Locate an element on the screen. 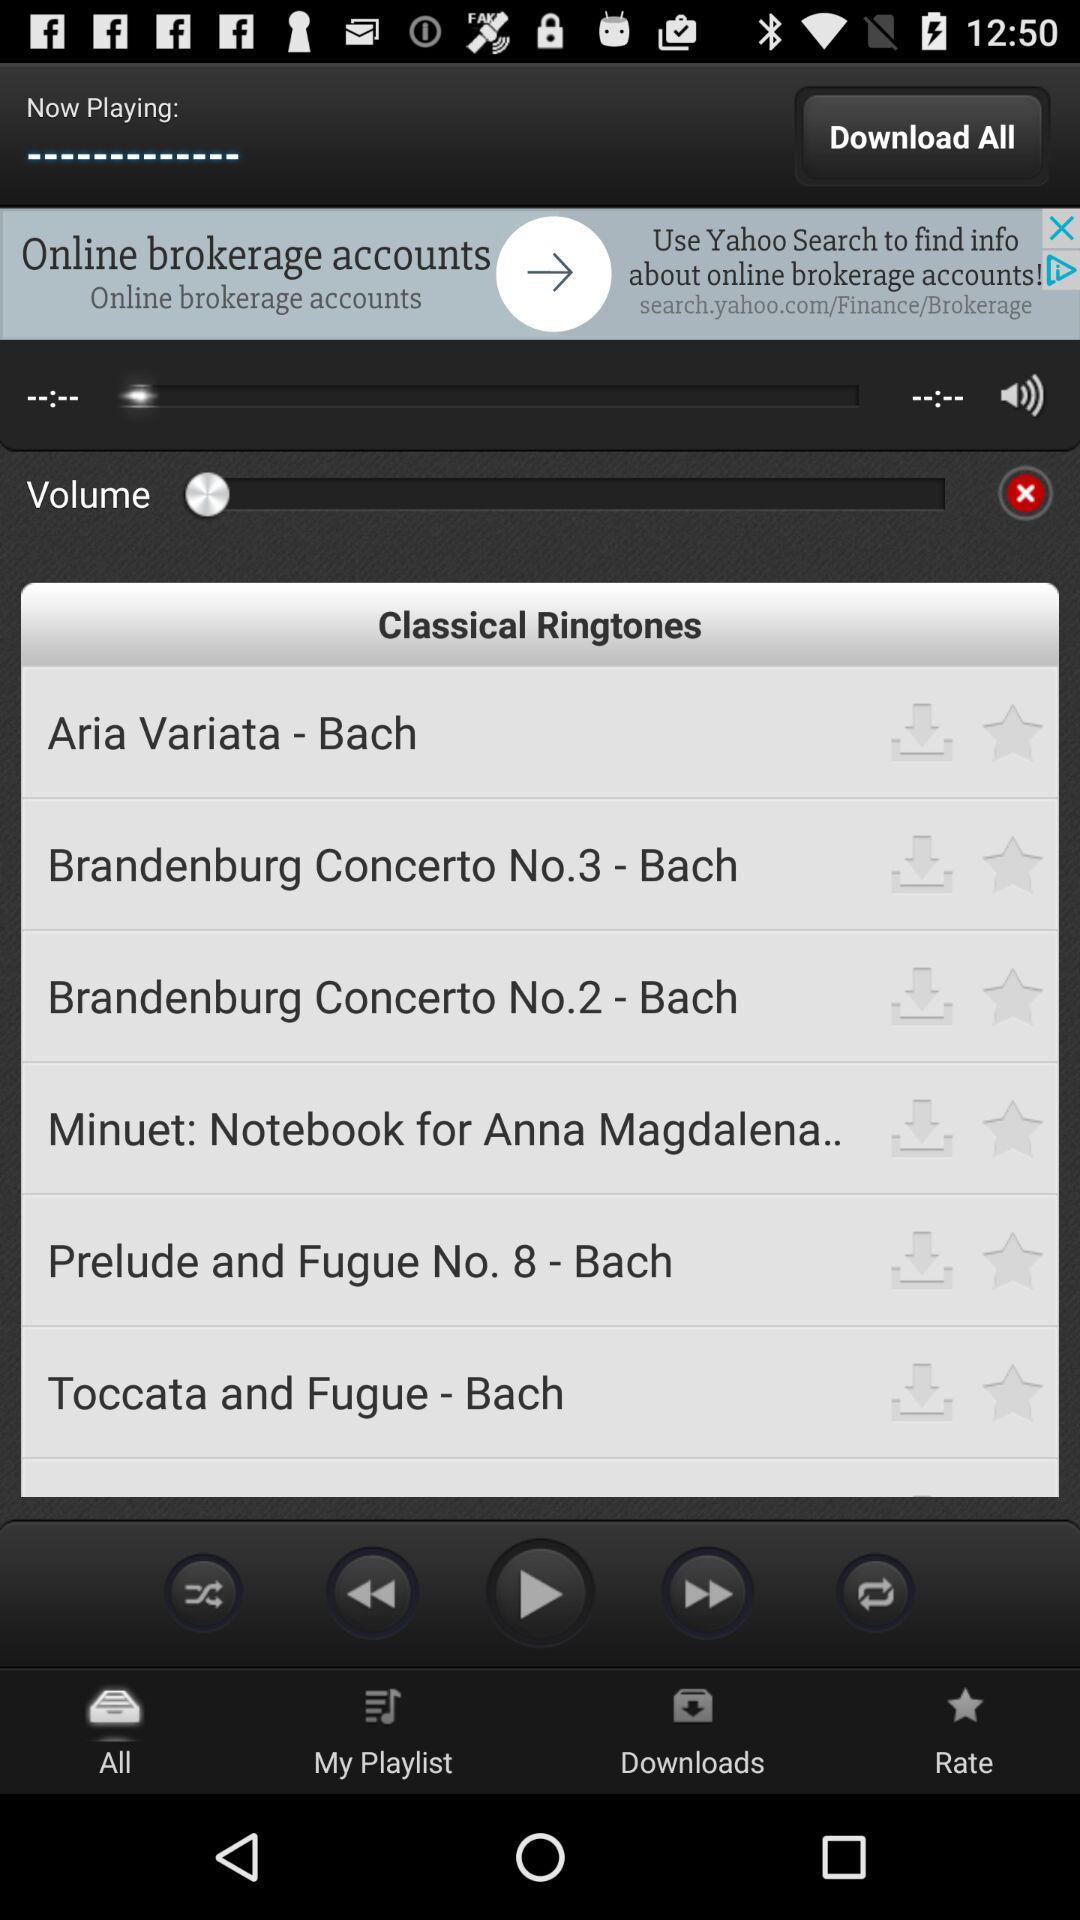 The image size is (1080, 1920). song is located at coordinates (1013, 1390).